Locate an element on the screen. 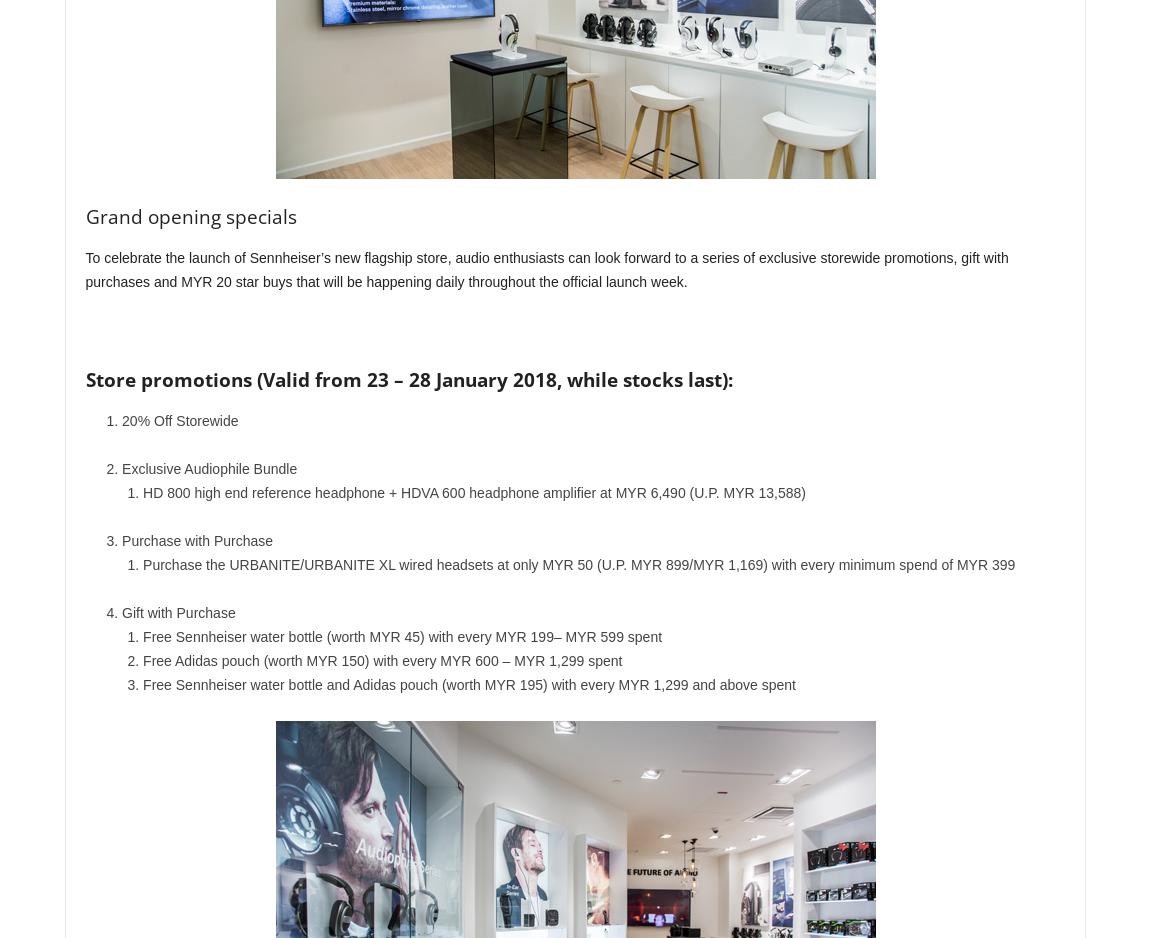  'Gift with Purchase' is located at coordinates (177, 612).